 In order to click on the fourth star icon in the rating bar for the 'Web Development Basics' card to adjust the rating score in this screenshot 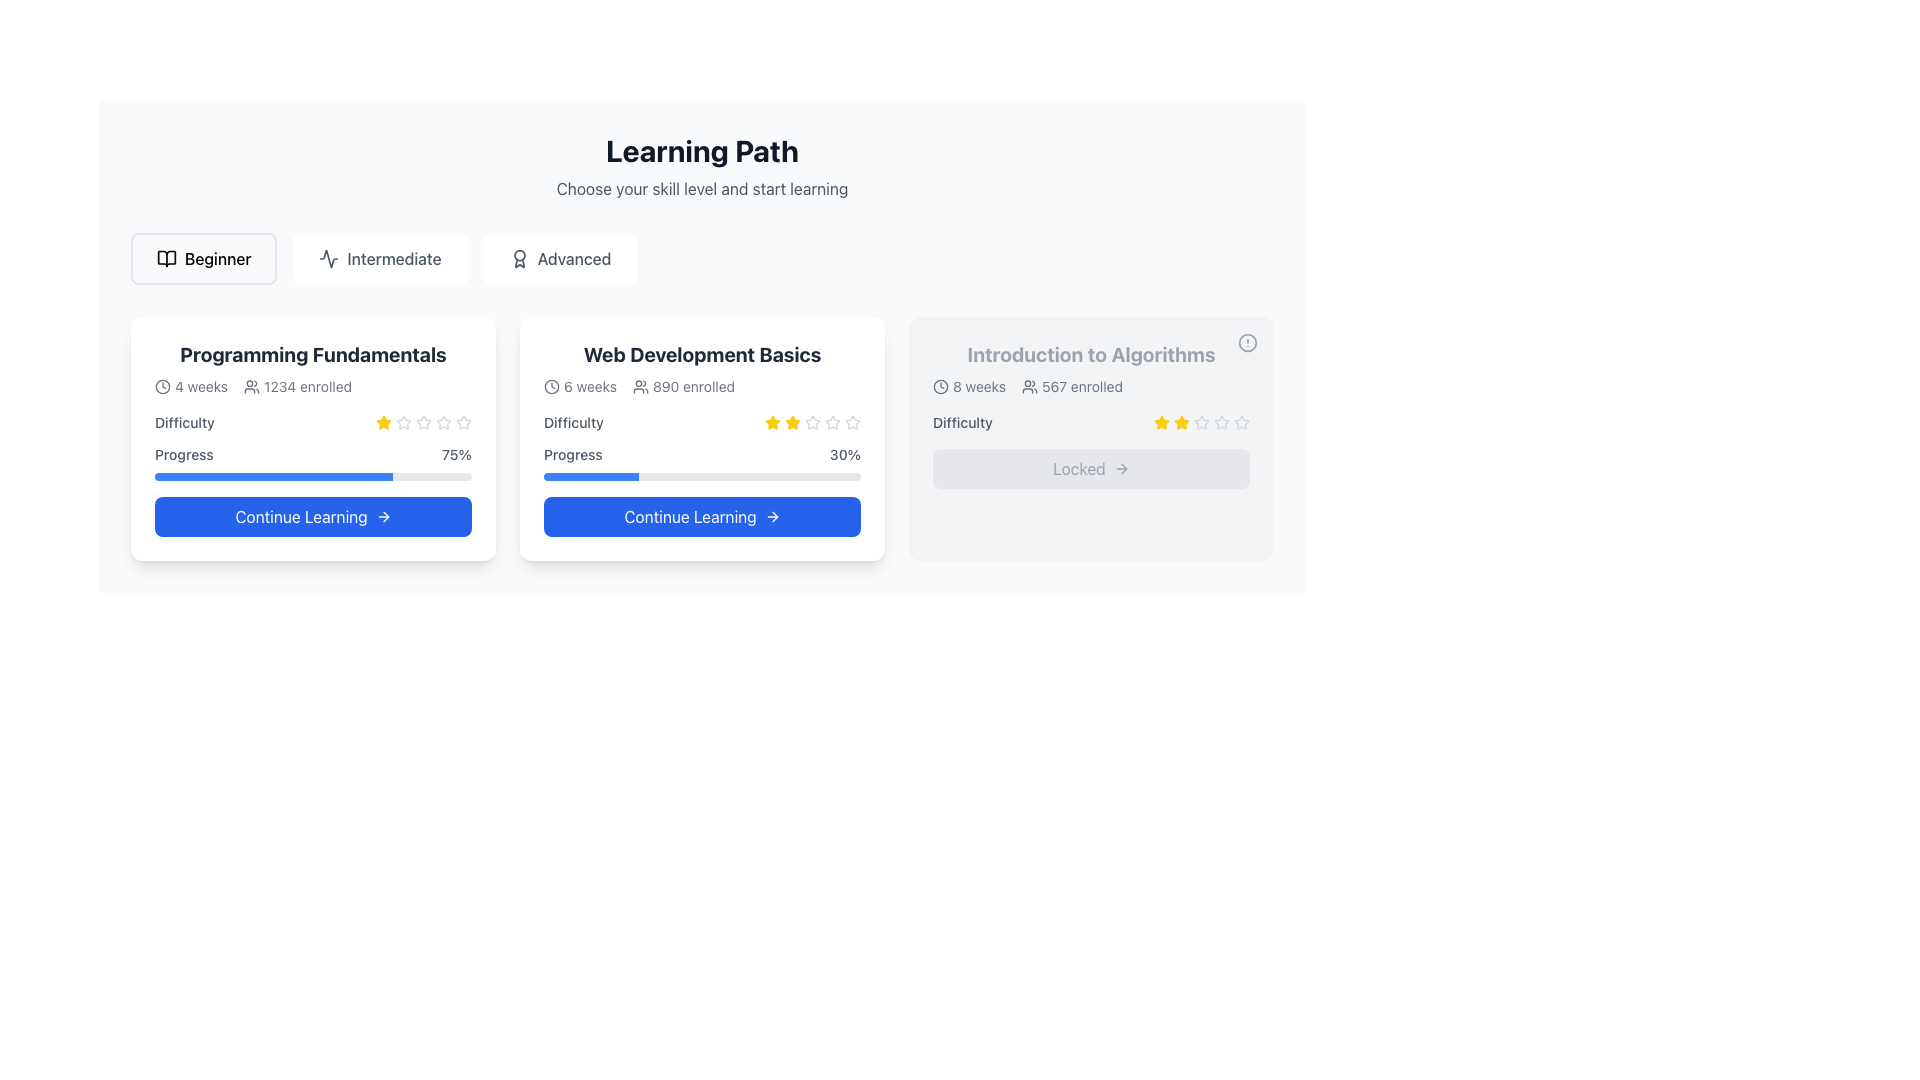, I will do `click(812, 422)`.